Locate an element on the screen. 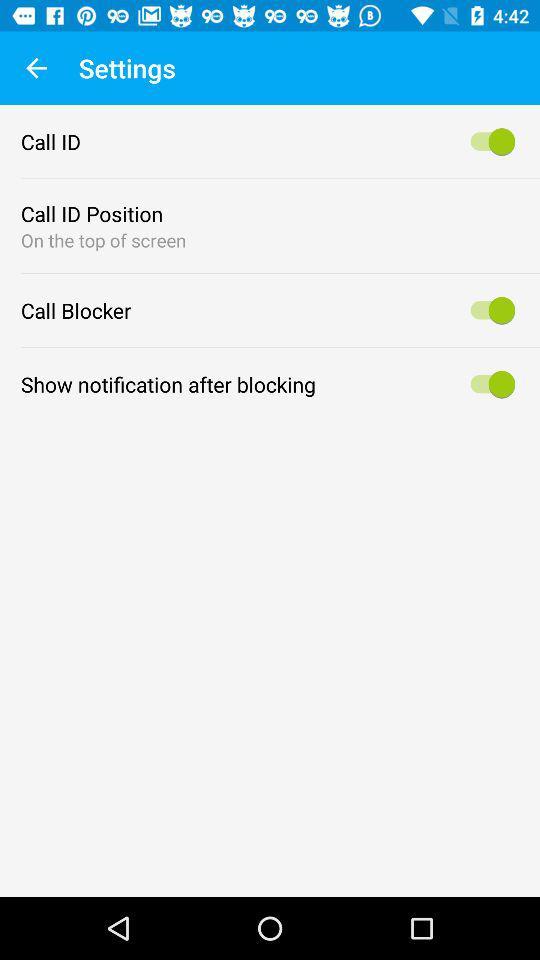 Image resolution: width=540 pixels, height=960 pixels. on or off is located at coordinates (488, 310).